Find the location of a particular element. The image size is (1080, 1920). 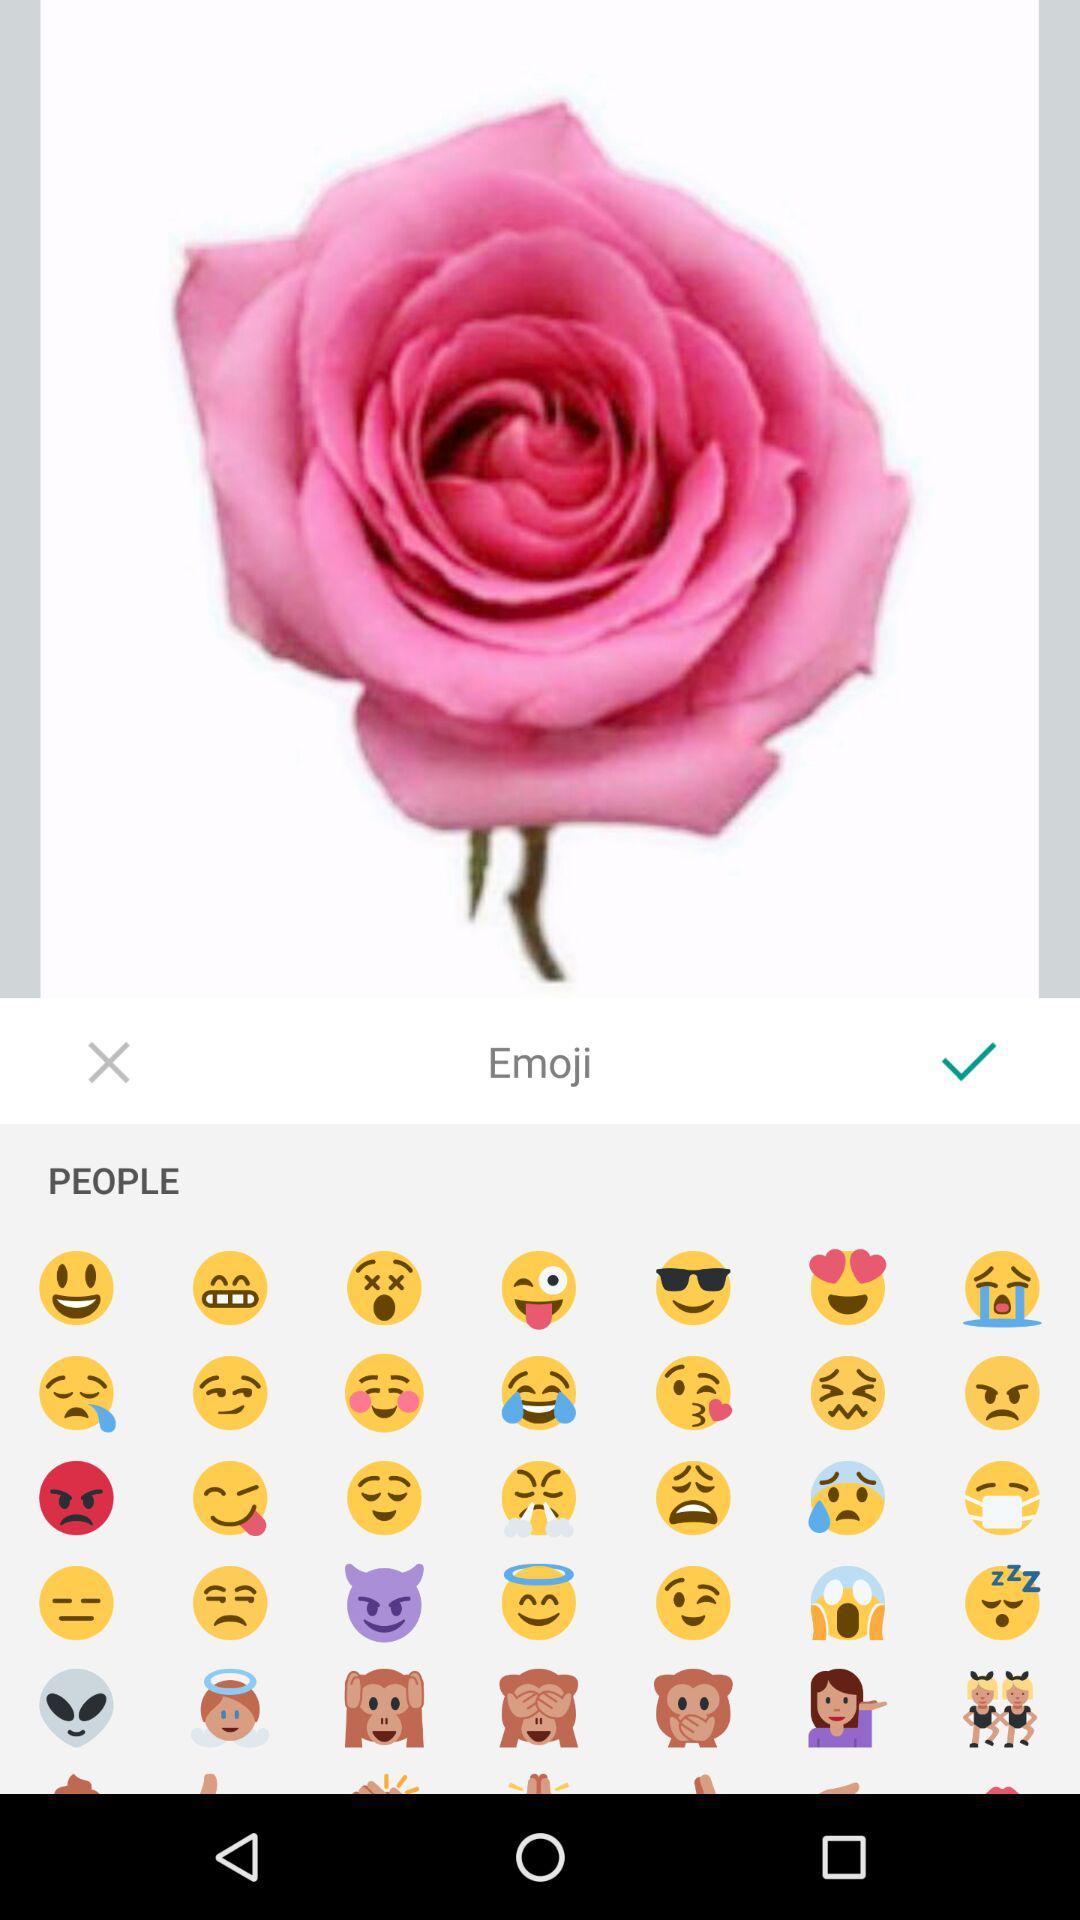

use emoji is located at coordinates (848, 1288).